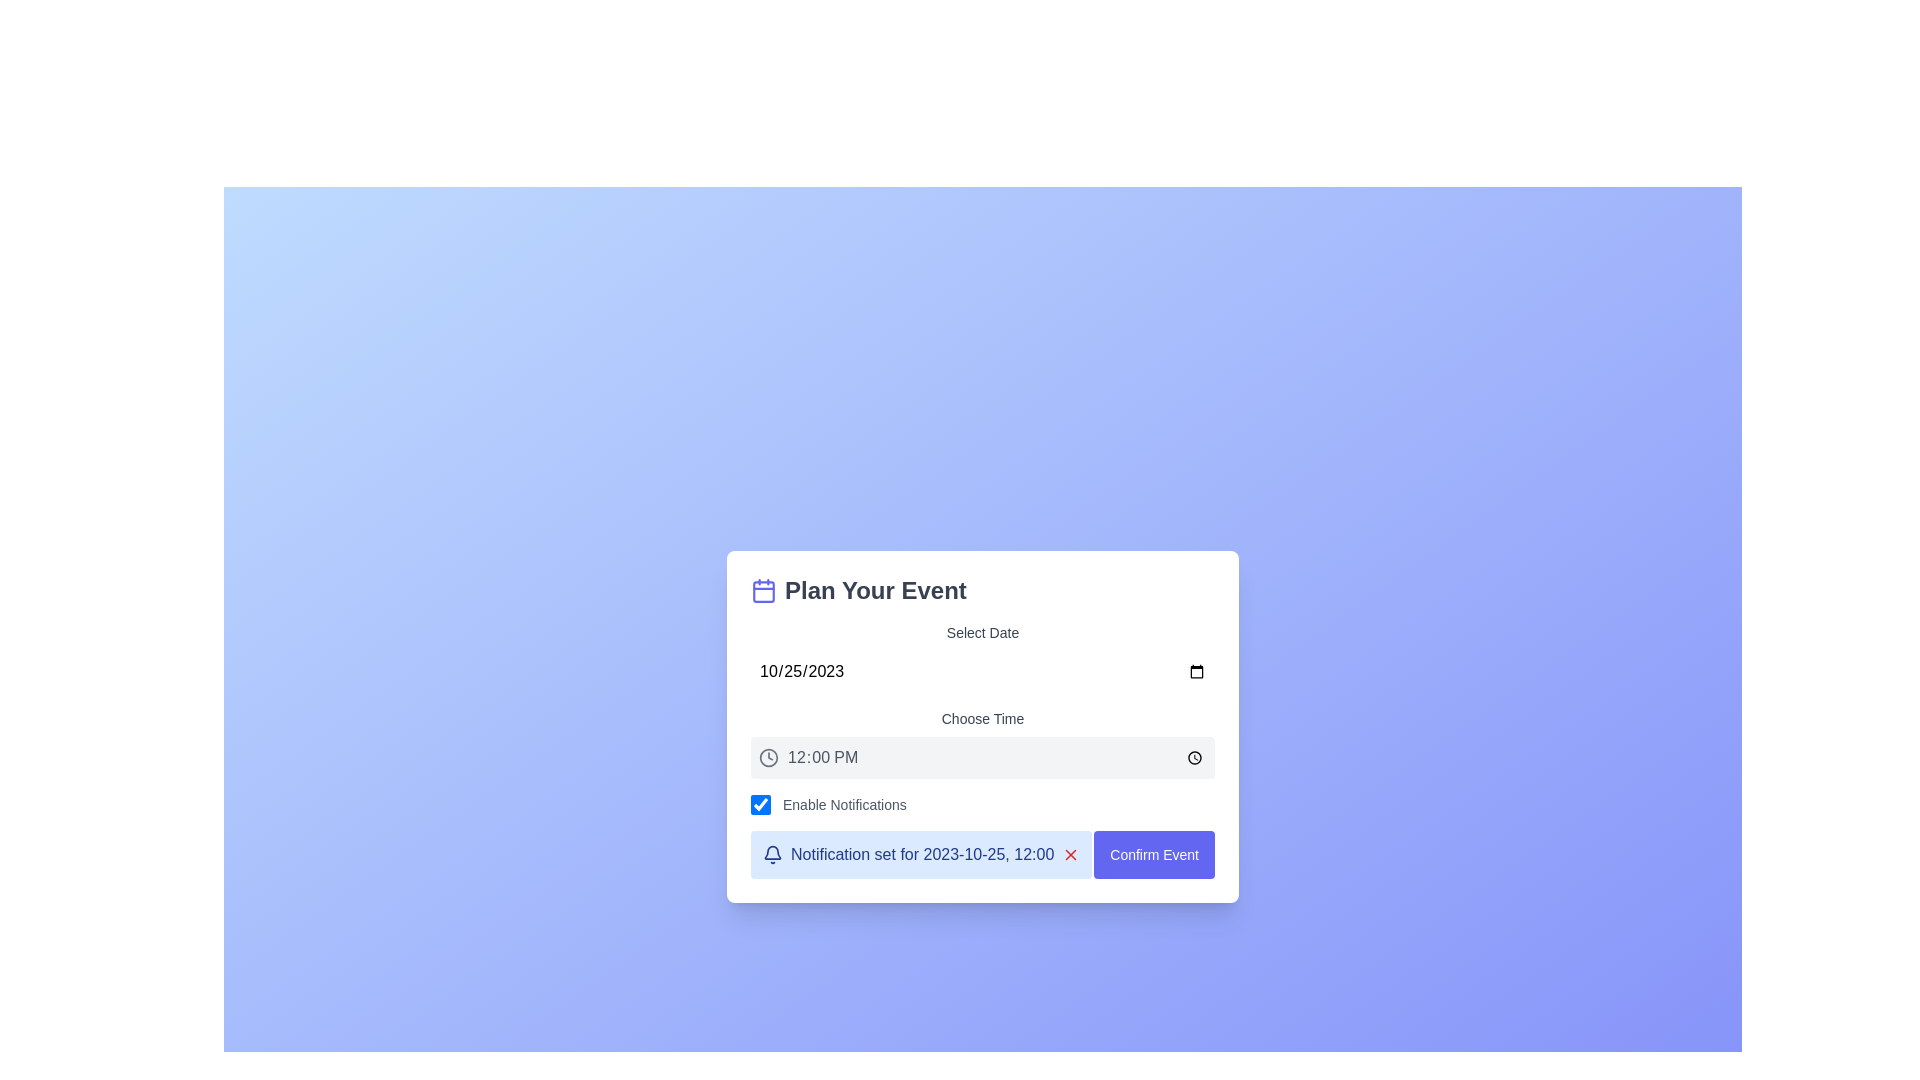 The height and width of the screenshot is (1080, 1920). Describe the element at coordinates (1070, 855) in the screenshot. I see `the close ('X') button icon in red color located within the notification box at the bottom of the central card` at that location.